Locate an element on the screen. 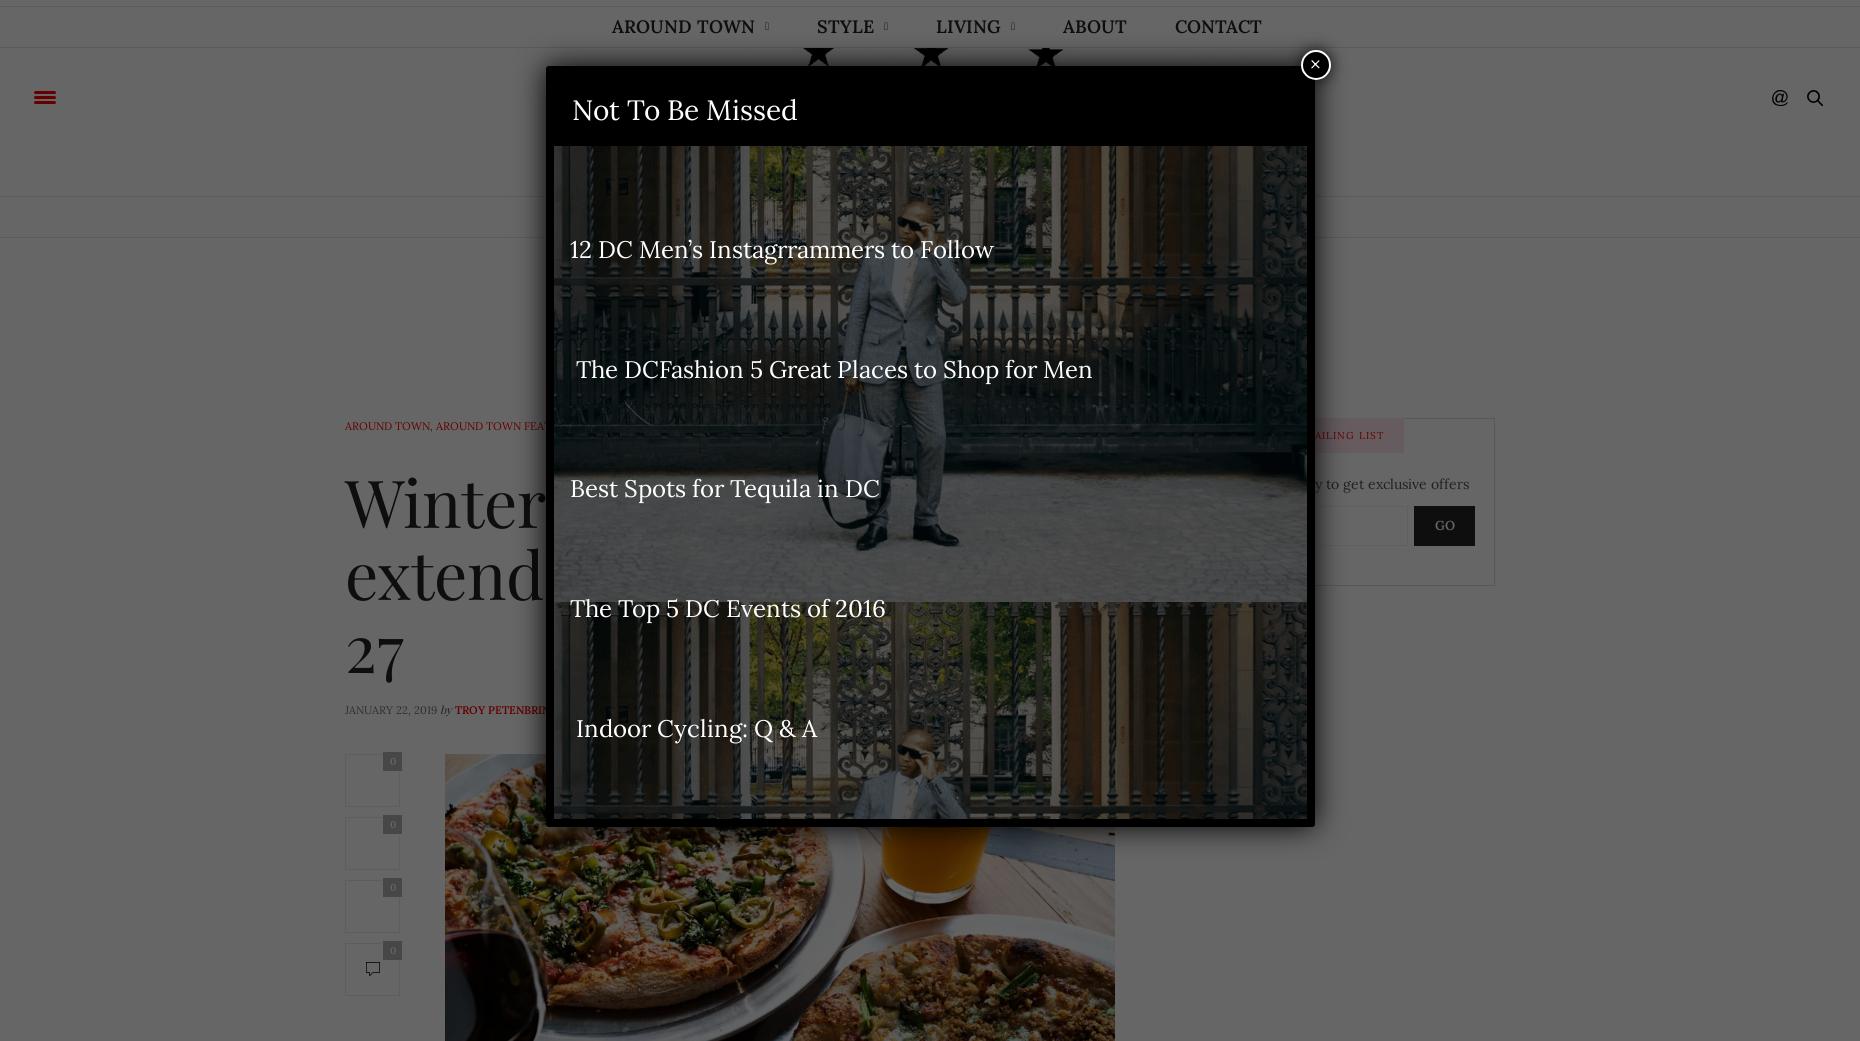 This screenshot has height=1041, width=1860. 'Contact' is located at coordinates (1206, 215).